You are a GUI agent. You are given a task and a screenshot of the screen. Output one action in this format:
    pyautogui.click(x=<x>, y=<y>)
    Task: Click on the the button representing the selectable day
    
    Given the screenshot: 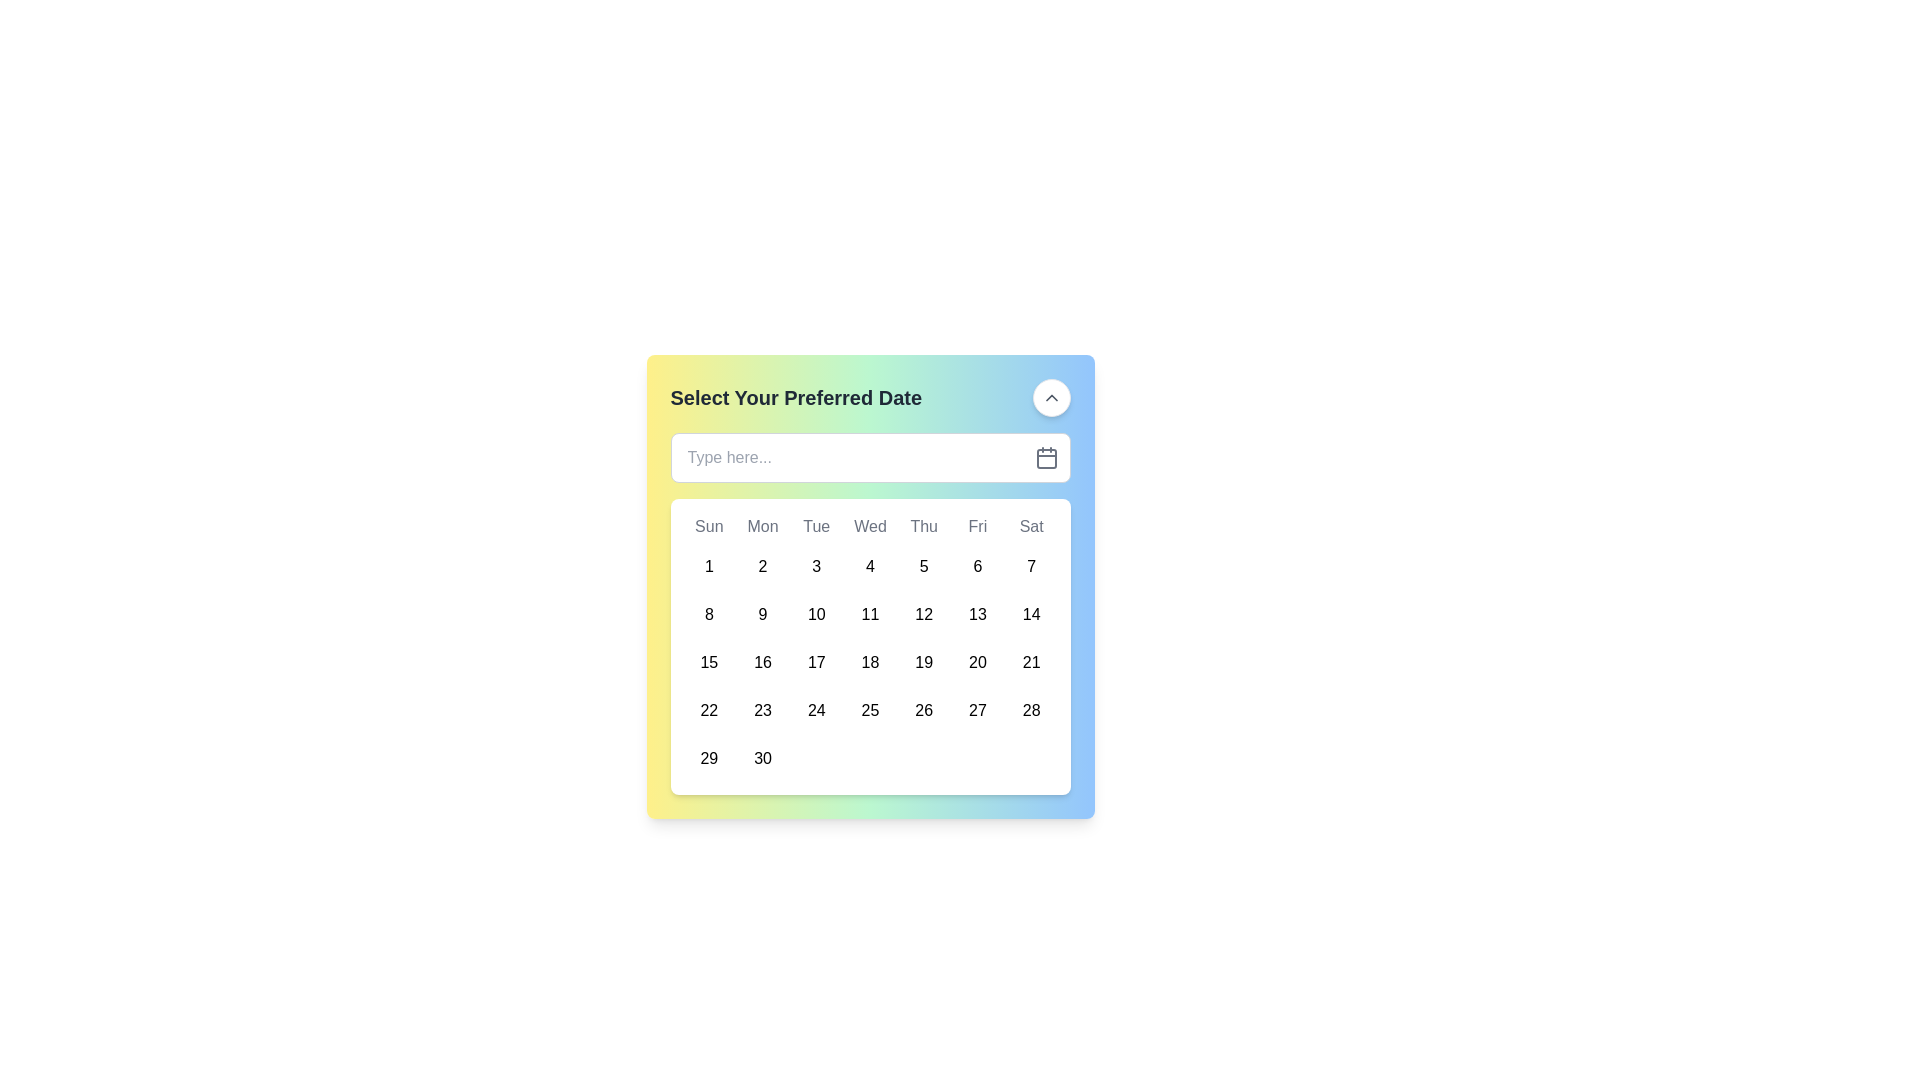 What is the action you would take?
    pyautogui.click(x=816, y=567)
    